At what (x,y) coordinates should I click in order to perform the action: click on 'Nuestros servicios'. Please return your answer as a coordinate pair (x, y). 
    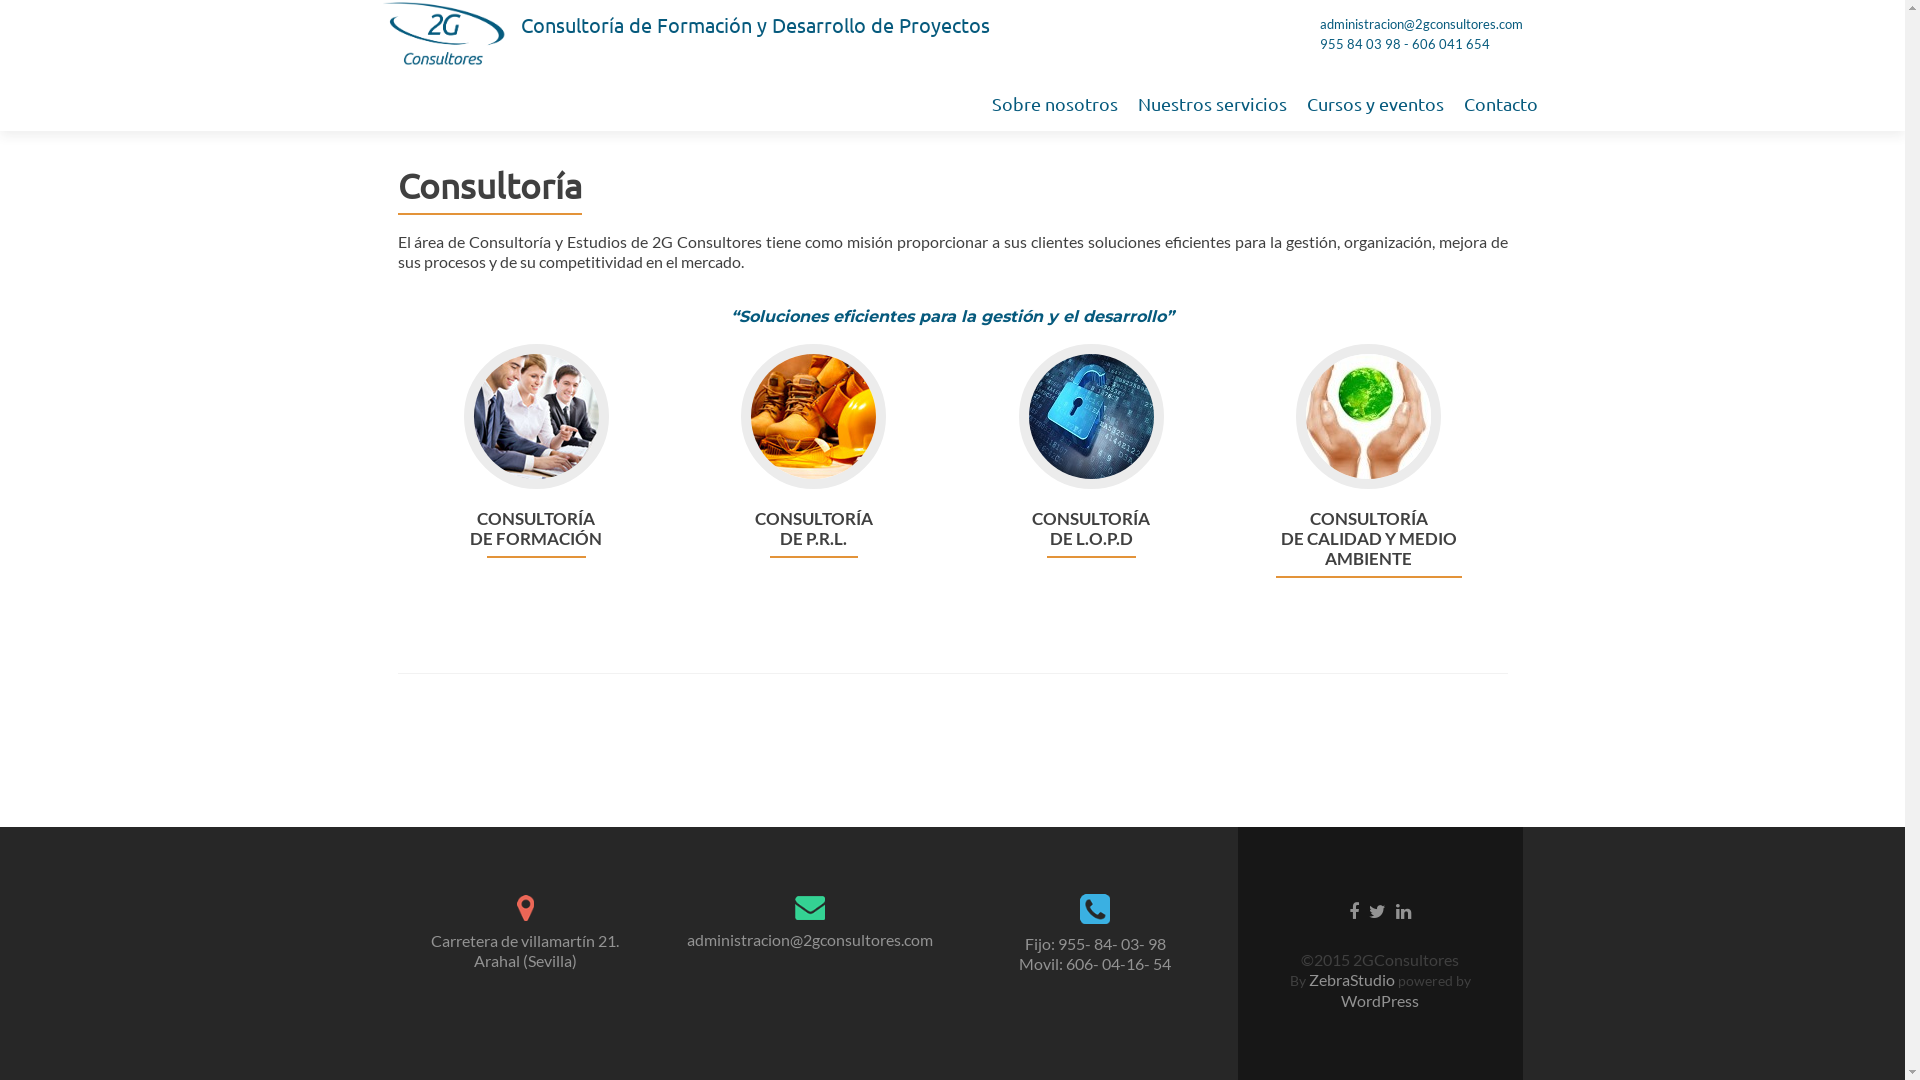
    Looking at the image, I should click on (1211, 103).